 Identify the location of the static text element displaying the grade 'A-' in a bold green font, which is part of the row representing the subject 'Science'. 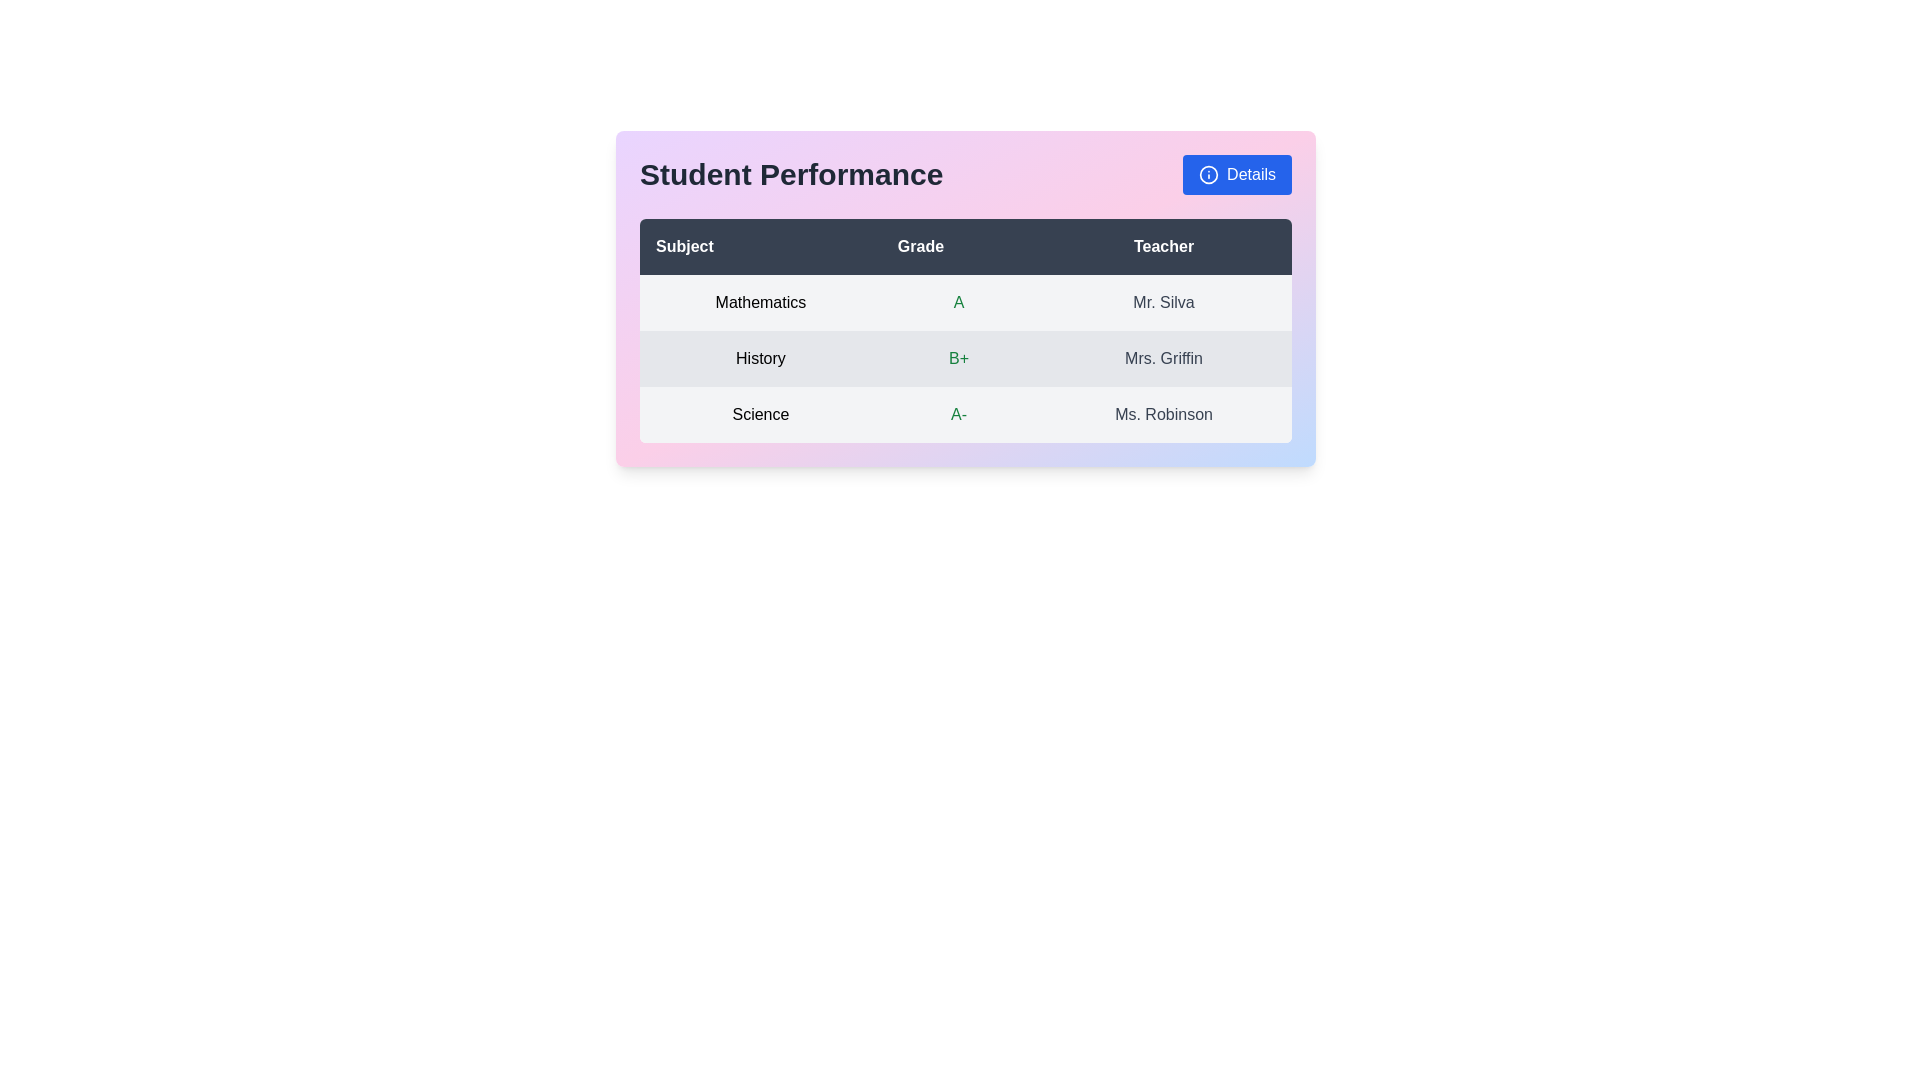
(958, 414).